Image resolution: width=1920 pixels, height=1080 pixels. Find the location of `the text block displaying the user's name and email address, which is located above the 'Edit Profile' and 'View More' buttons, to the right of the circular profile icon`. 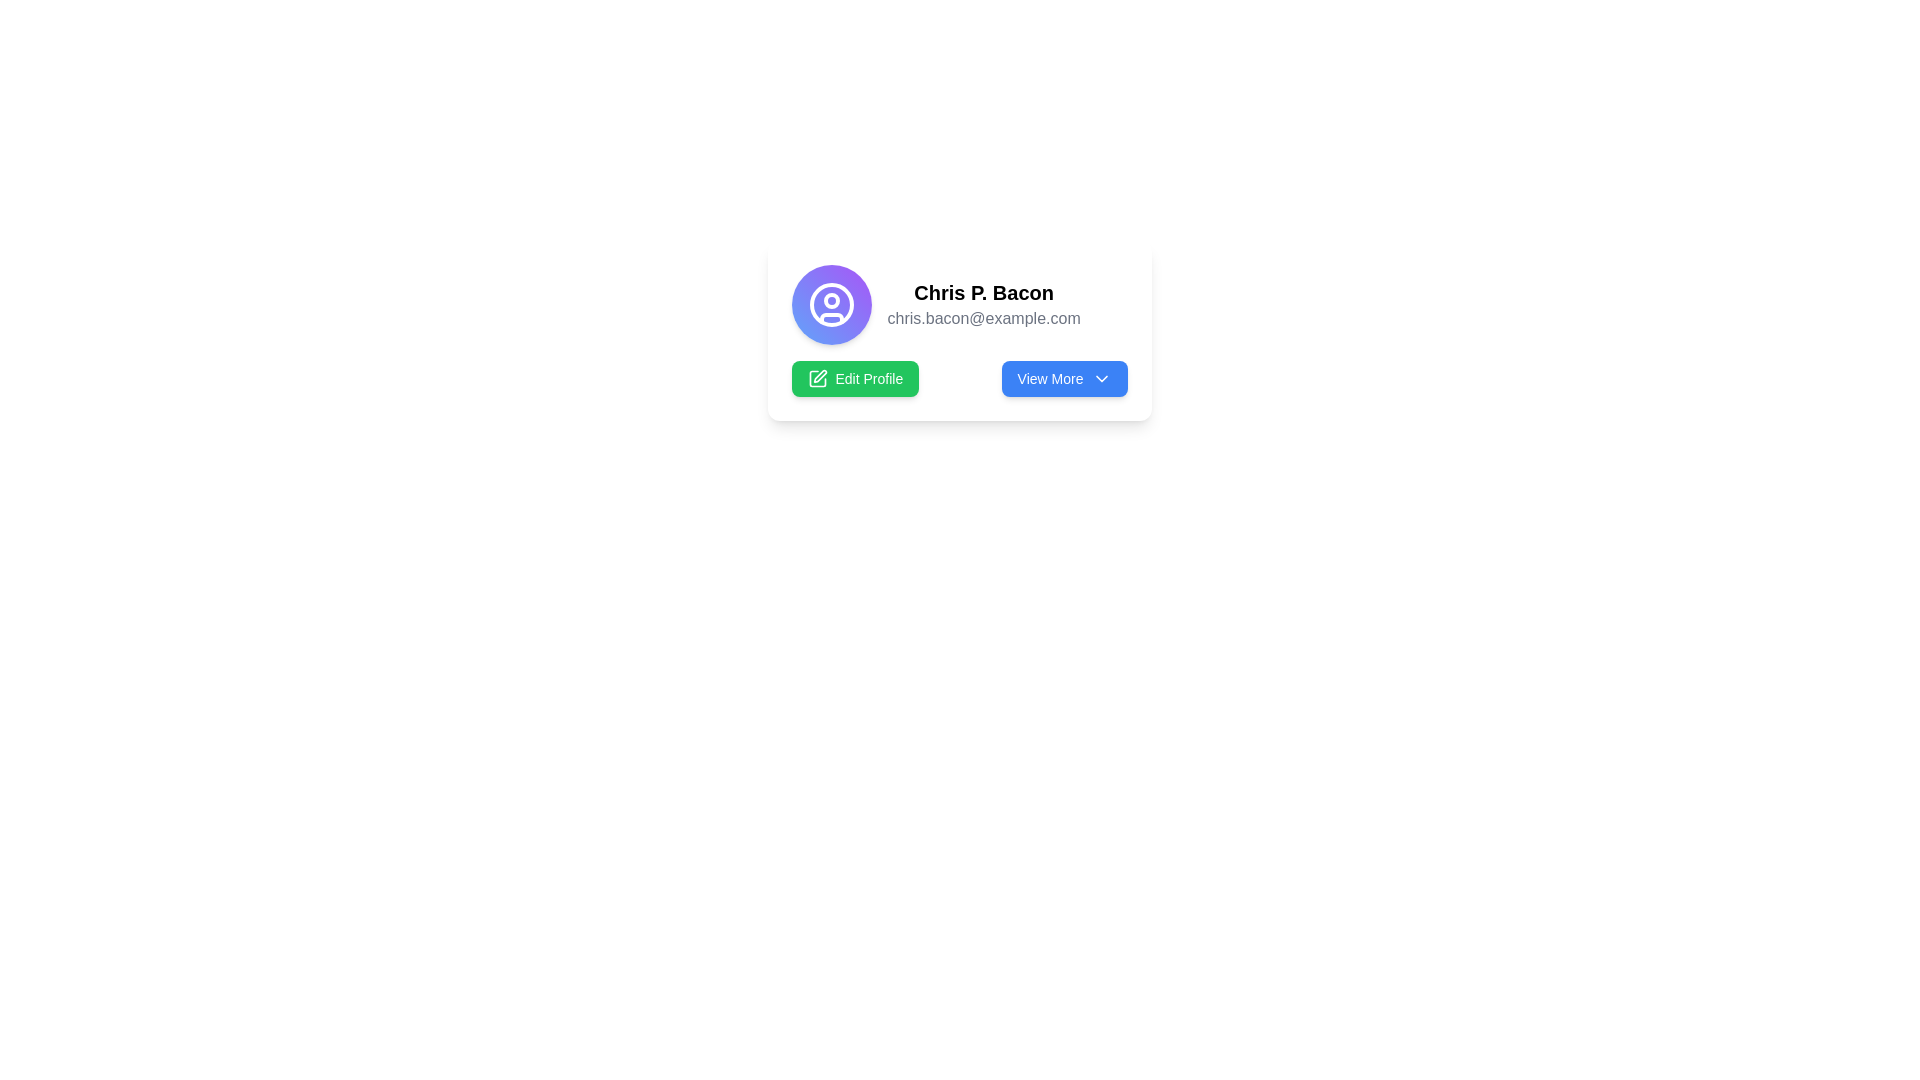

the text block displaying the user's name and email address, which is located above the 'Edit Profile' and 'View More' buttons, to the right of the circular profile icon is located at coordinates (984, 304).